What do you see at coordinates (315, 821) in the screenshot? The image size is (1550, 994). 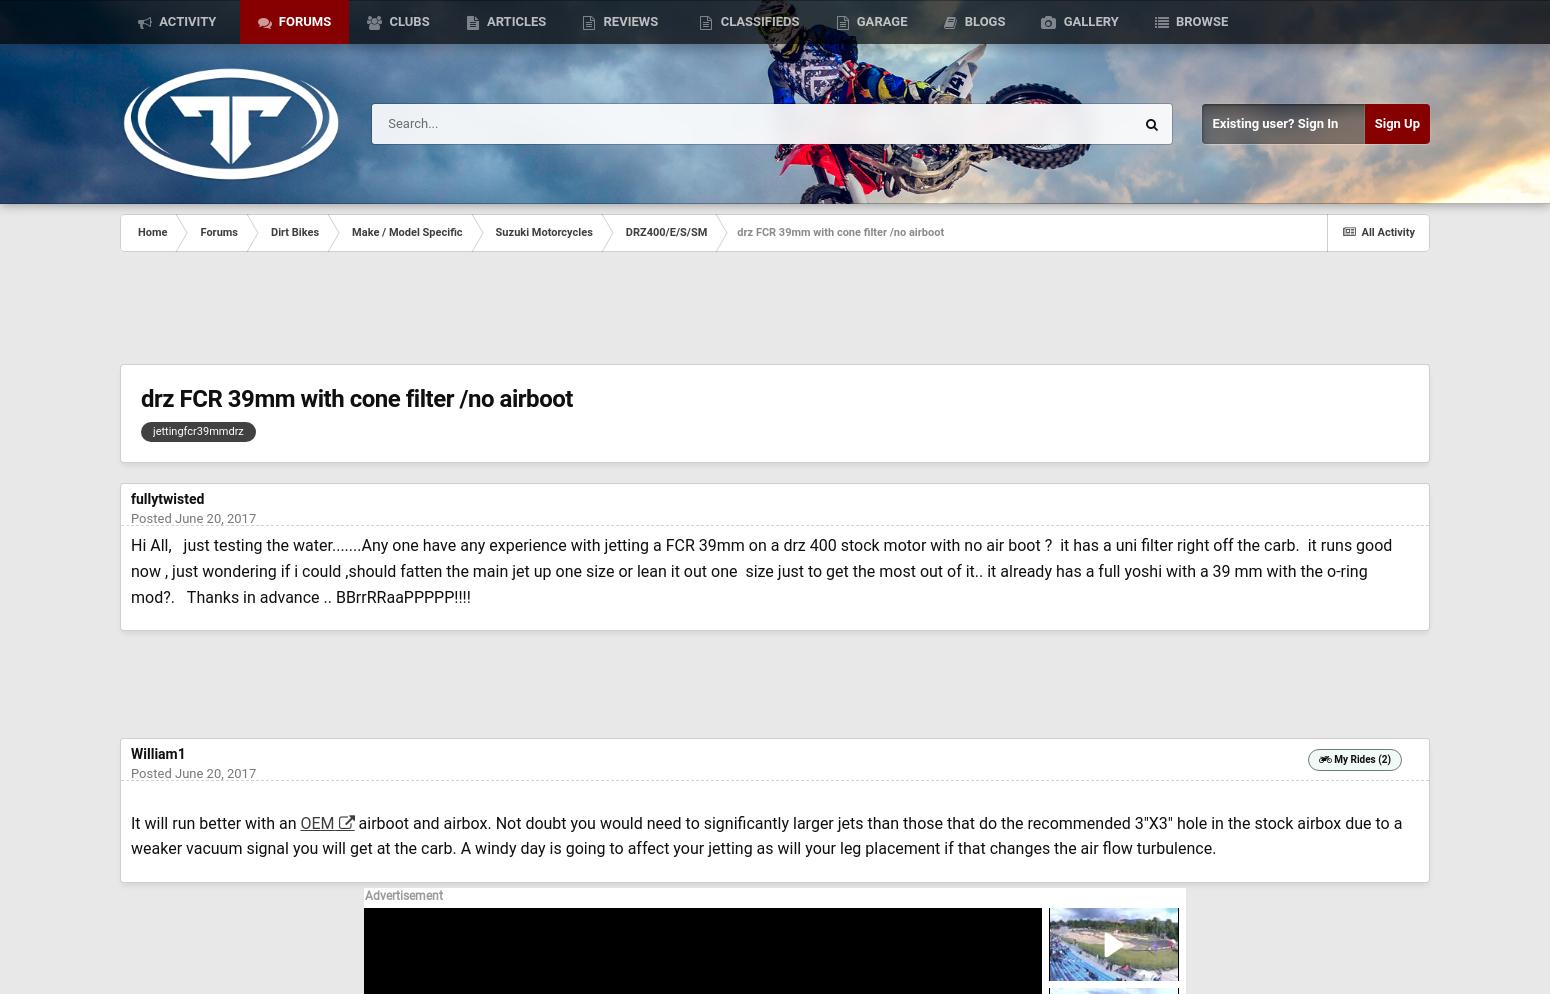 I see `'OEM'` at bounding box center [315, 821].